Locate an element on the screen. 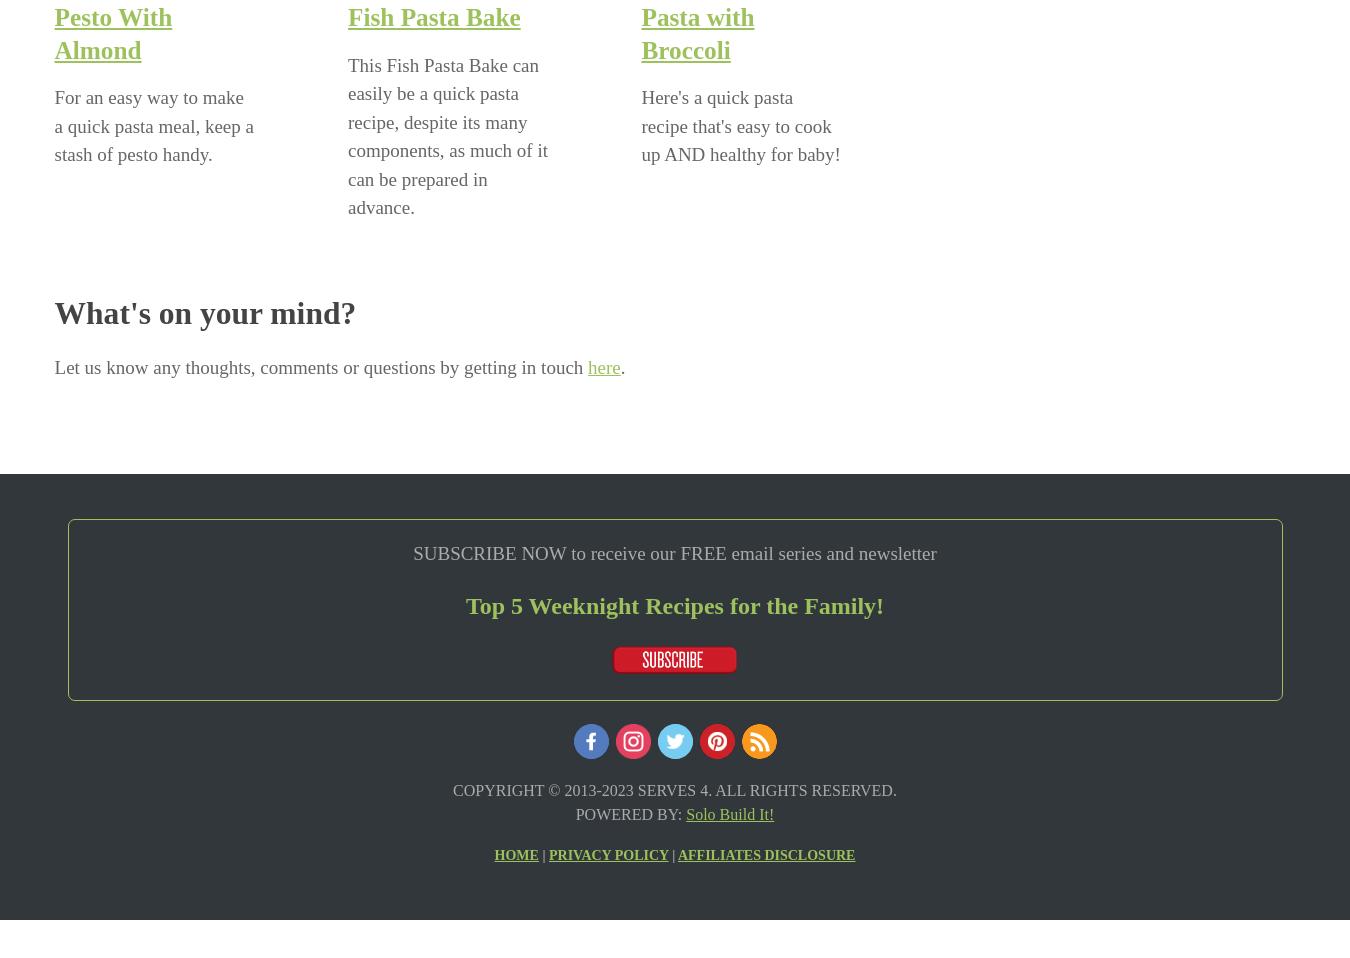 The width and height of the screenshot is (1350, 958). 'Solo Build It!' is located at coordinates (728, 812).